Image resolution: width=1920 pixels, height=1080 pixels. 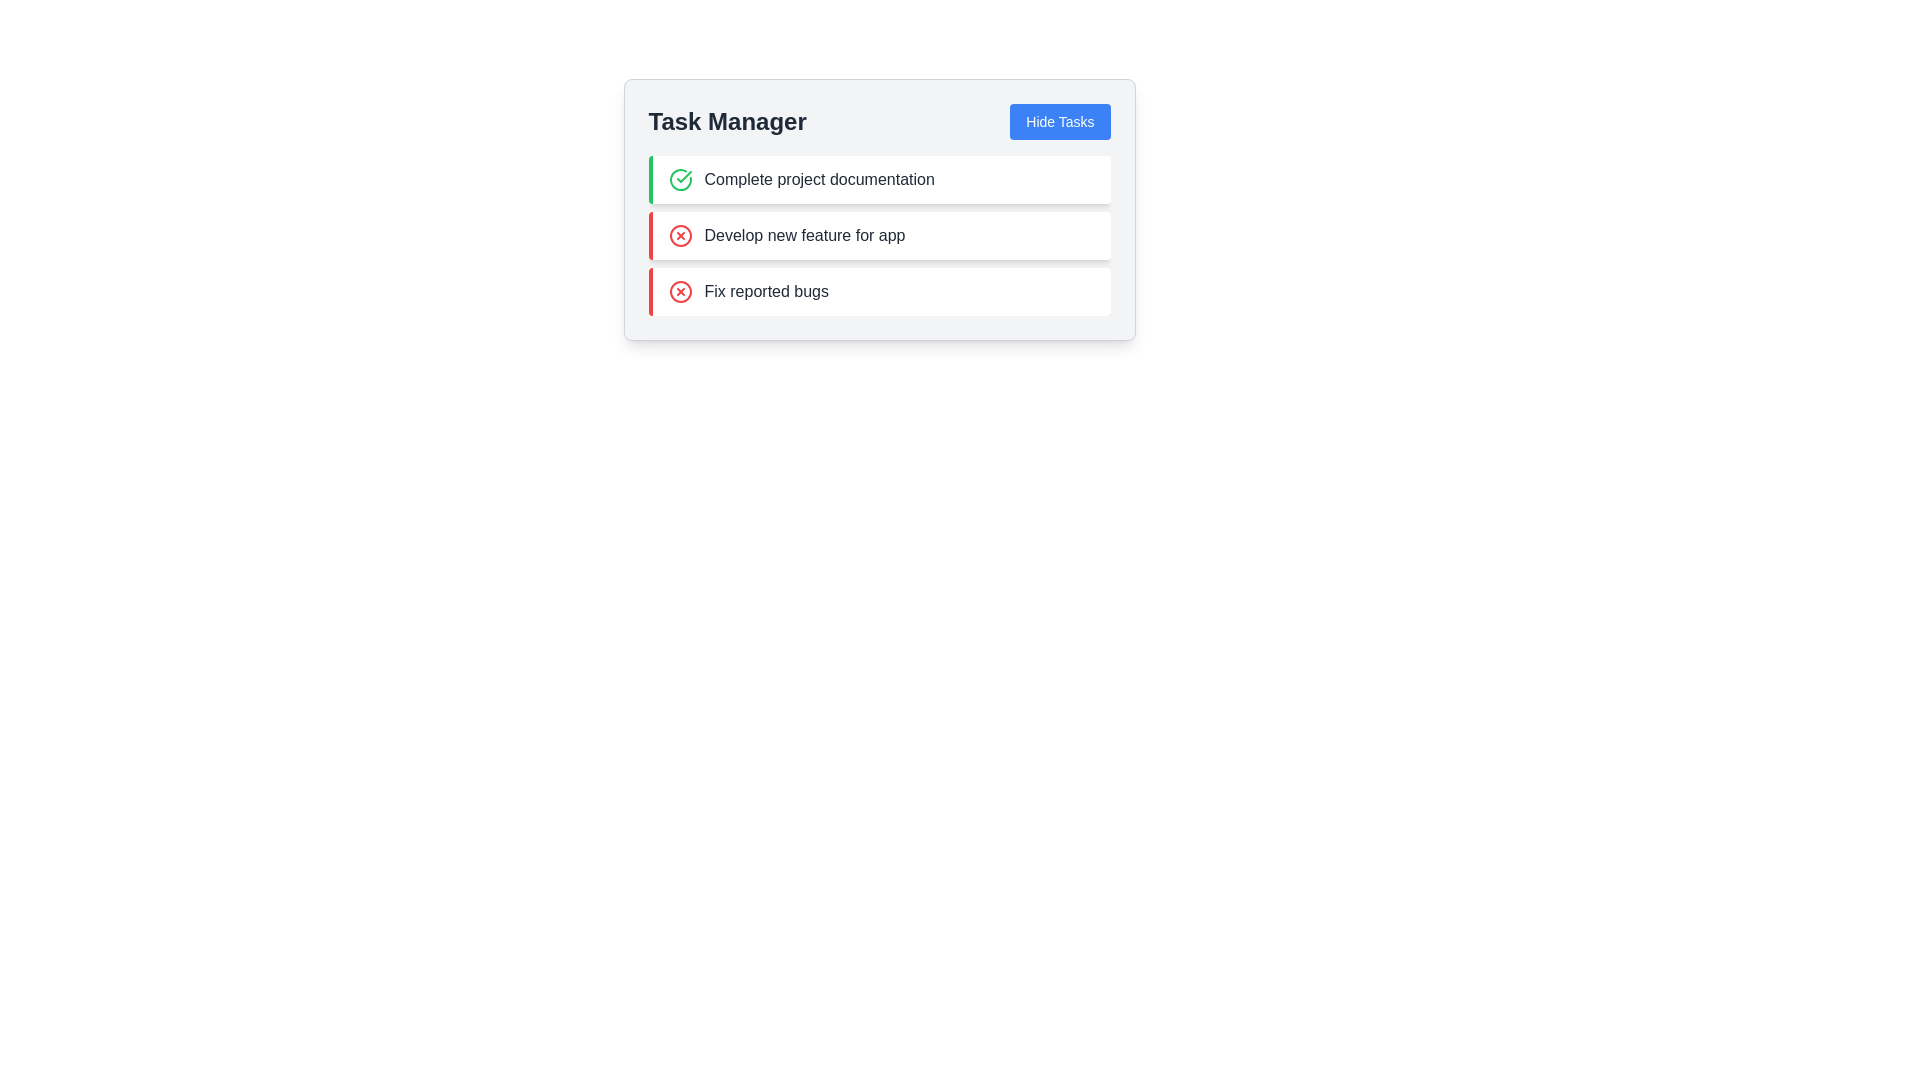 I want to click on the task item labeled 'Fix reported bugs' which has a red cross icon, located in the Task Manager list, so click(x=879, y=292).